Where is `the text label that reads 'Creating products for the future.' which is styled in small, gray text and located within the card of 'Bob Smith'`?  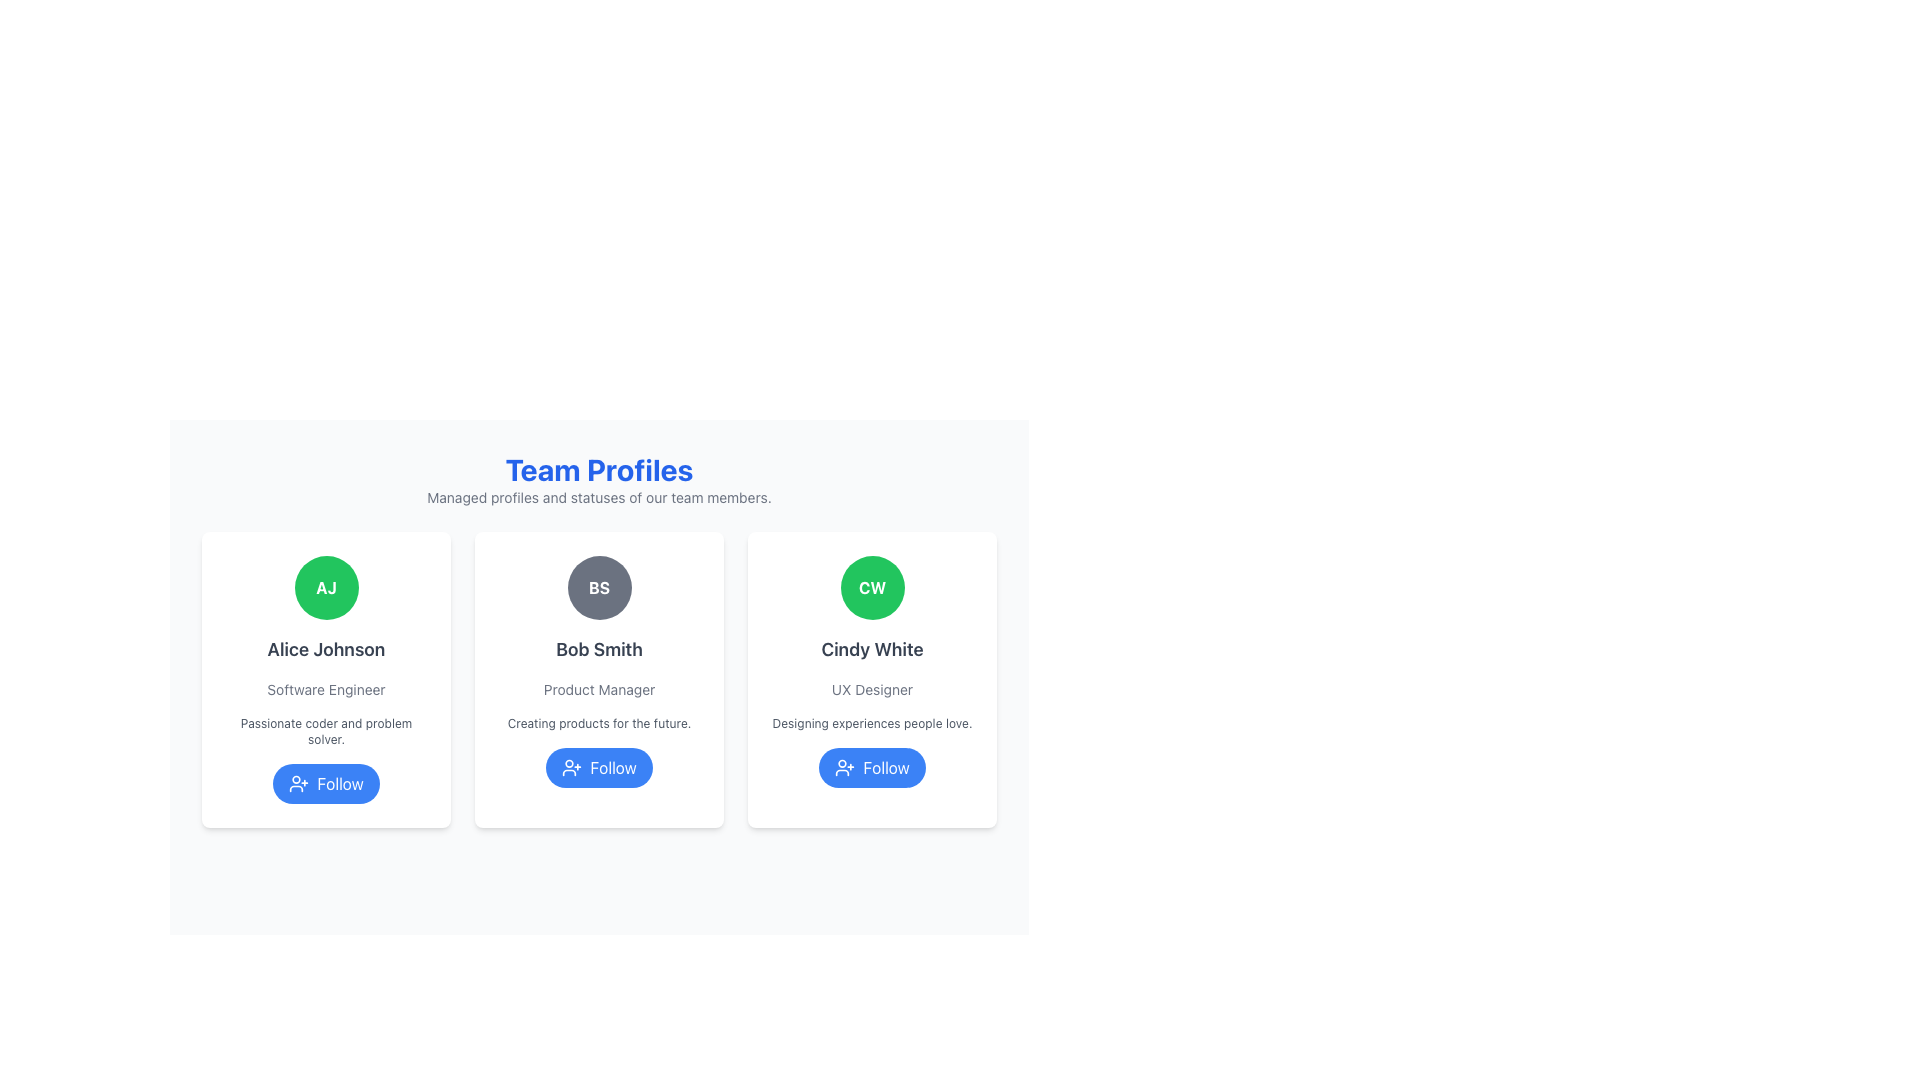
the text label that reads 'Creating products for the future.' which is styled in small, gray text and located within the card of 'Bob Smith' is located at coordinates (598, 724).